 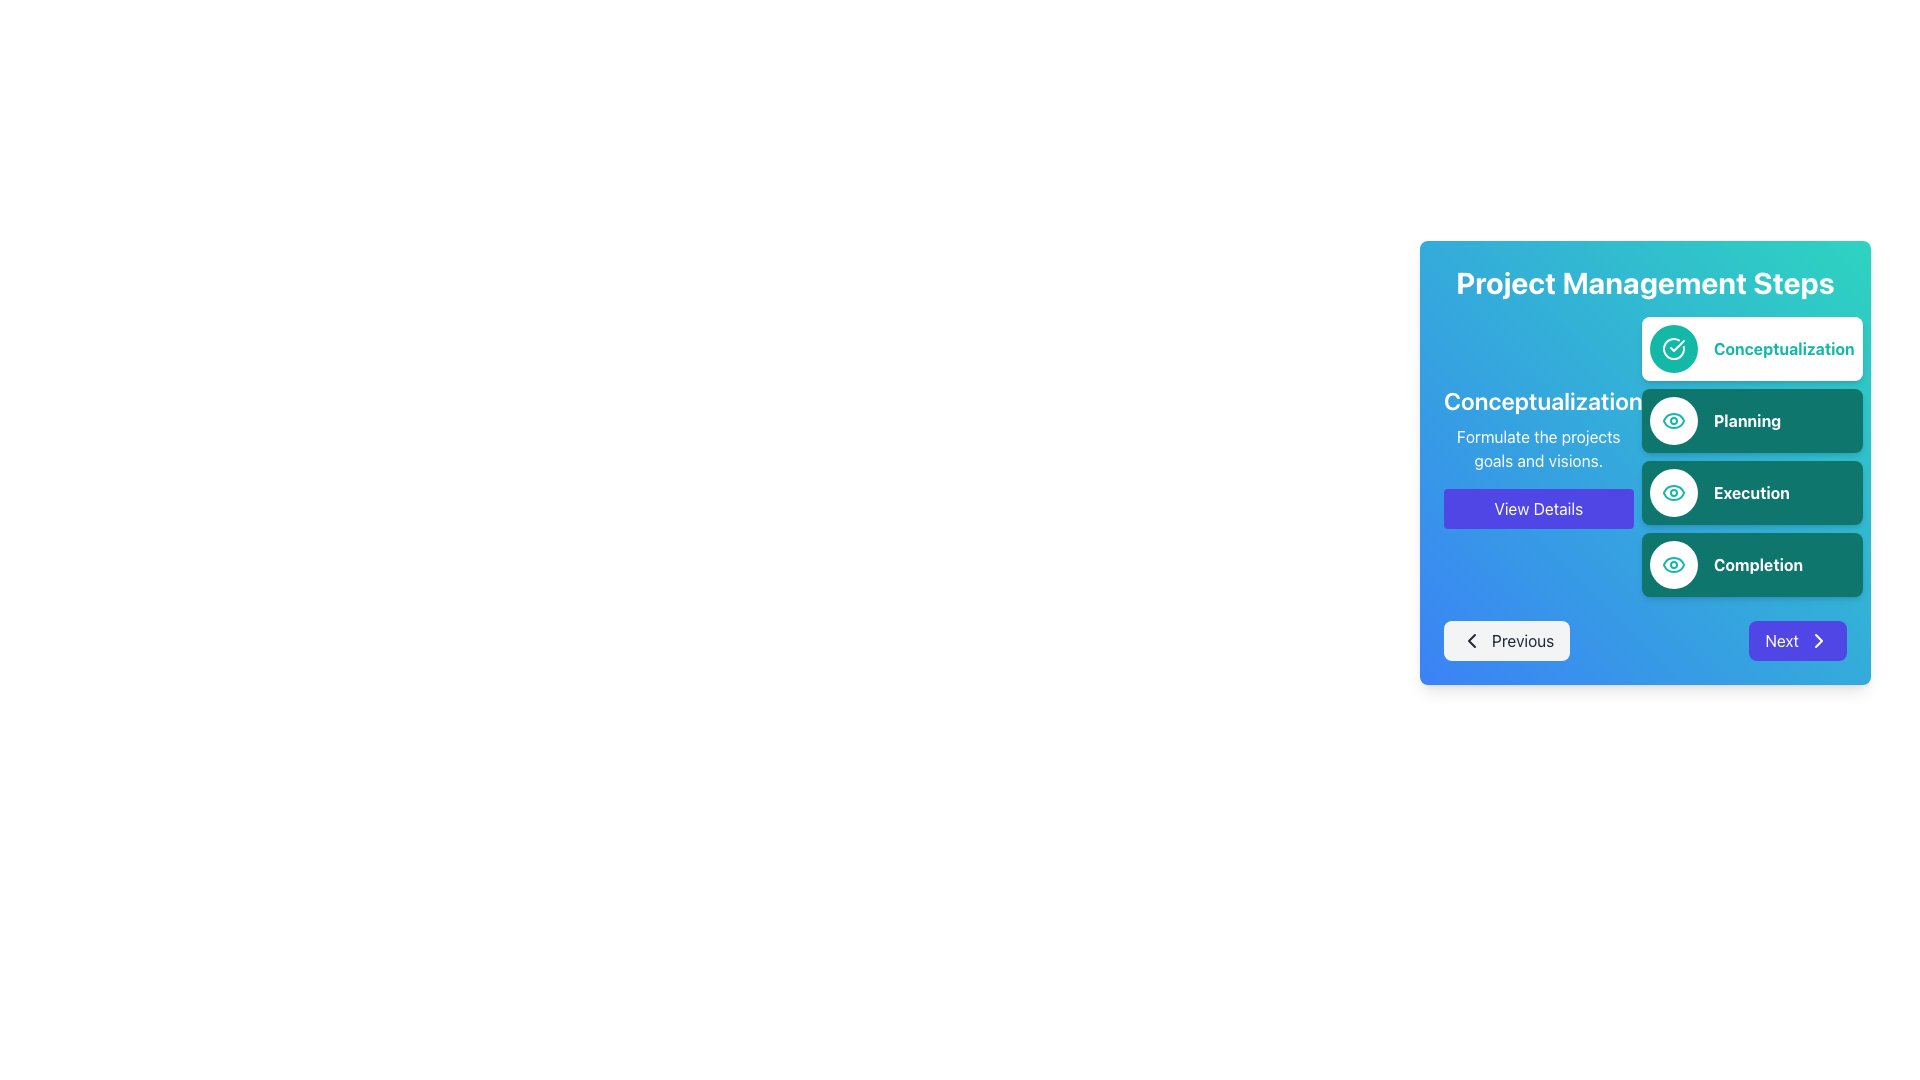 What do you see at coordinates (1673, 419) in the screenshot?
I see `the eye-shaped icon associated with the 'Planning' option, located in the second item of a vertical list of grouped options` at bounding box center [1673, 419].